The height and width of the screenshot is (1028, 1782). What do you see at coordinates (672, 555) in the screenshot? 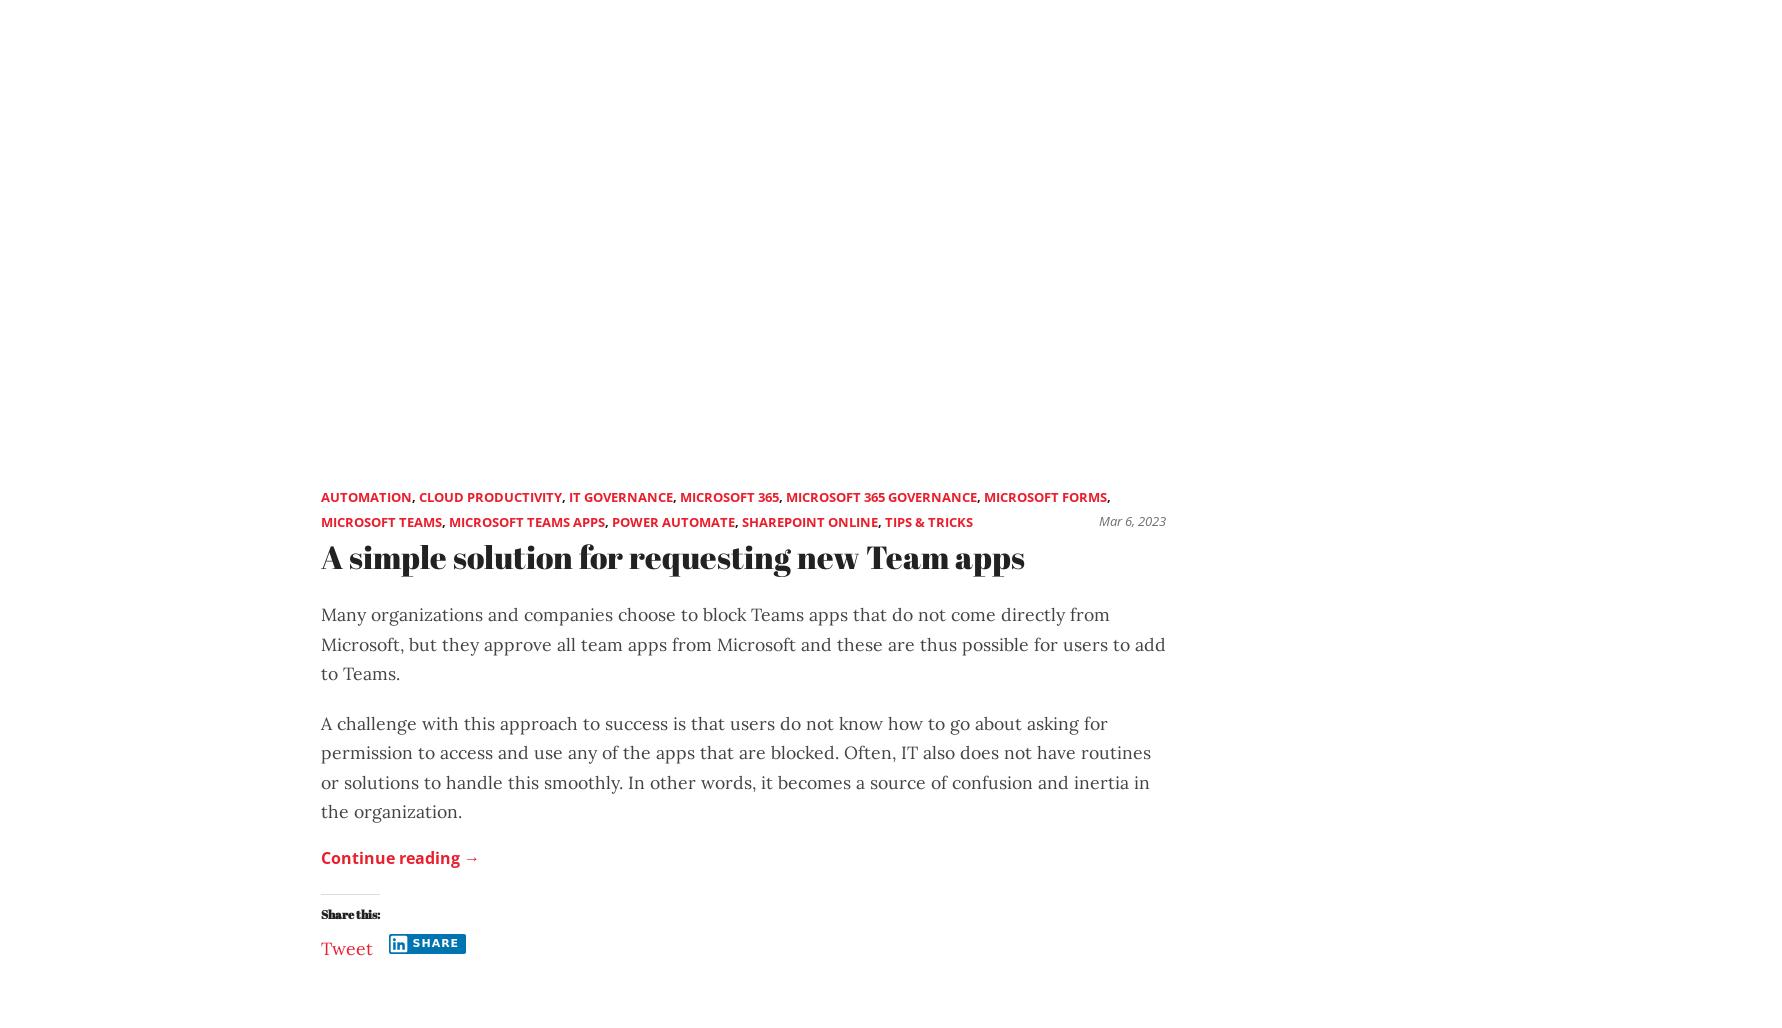
I see `'A simple solution for requesting new Team apps'` at bounding box center [672, 555].